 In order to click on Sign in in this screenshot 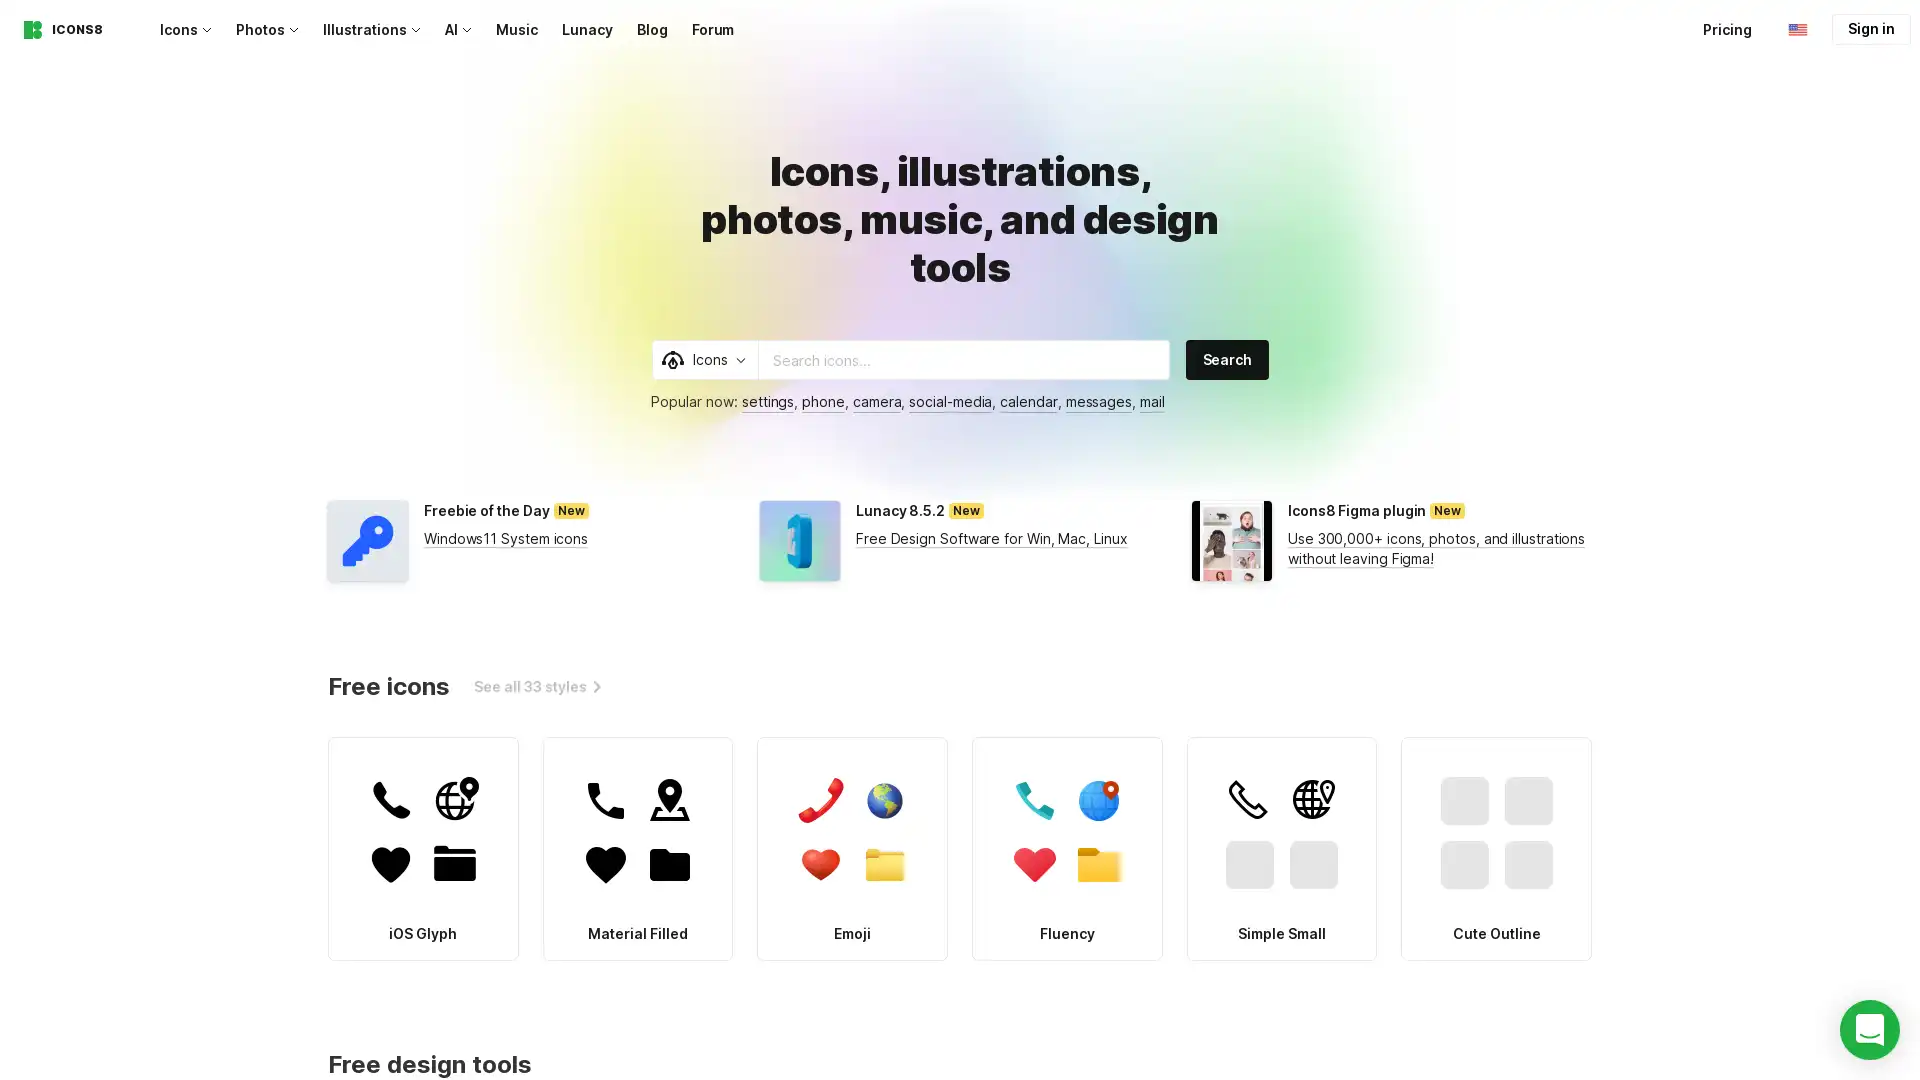, I will do `click(1870, 29)`.